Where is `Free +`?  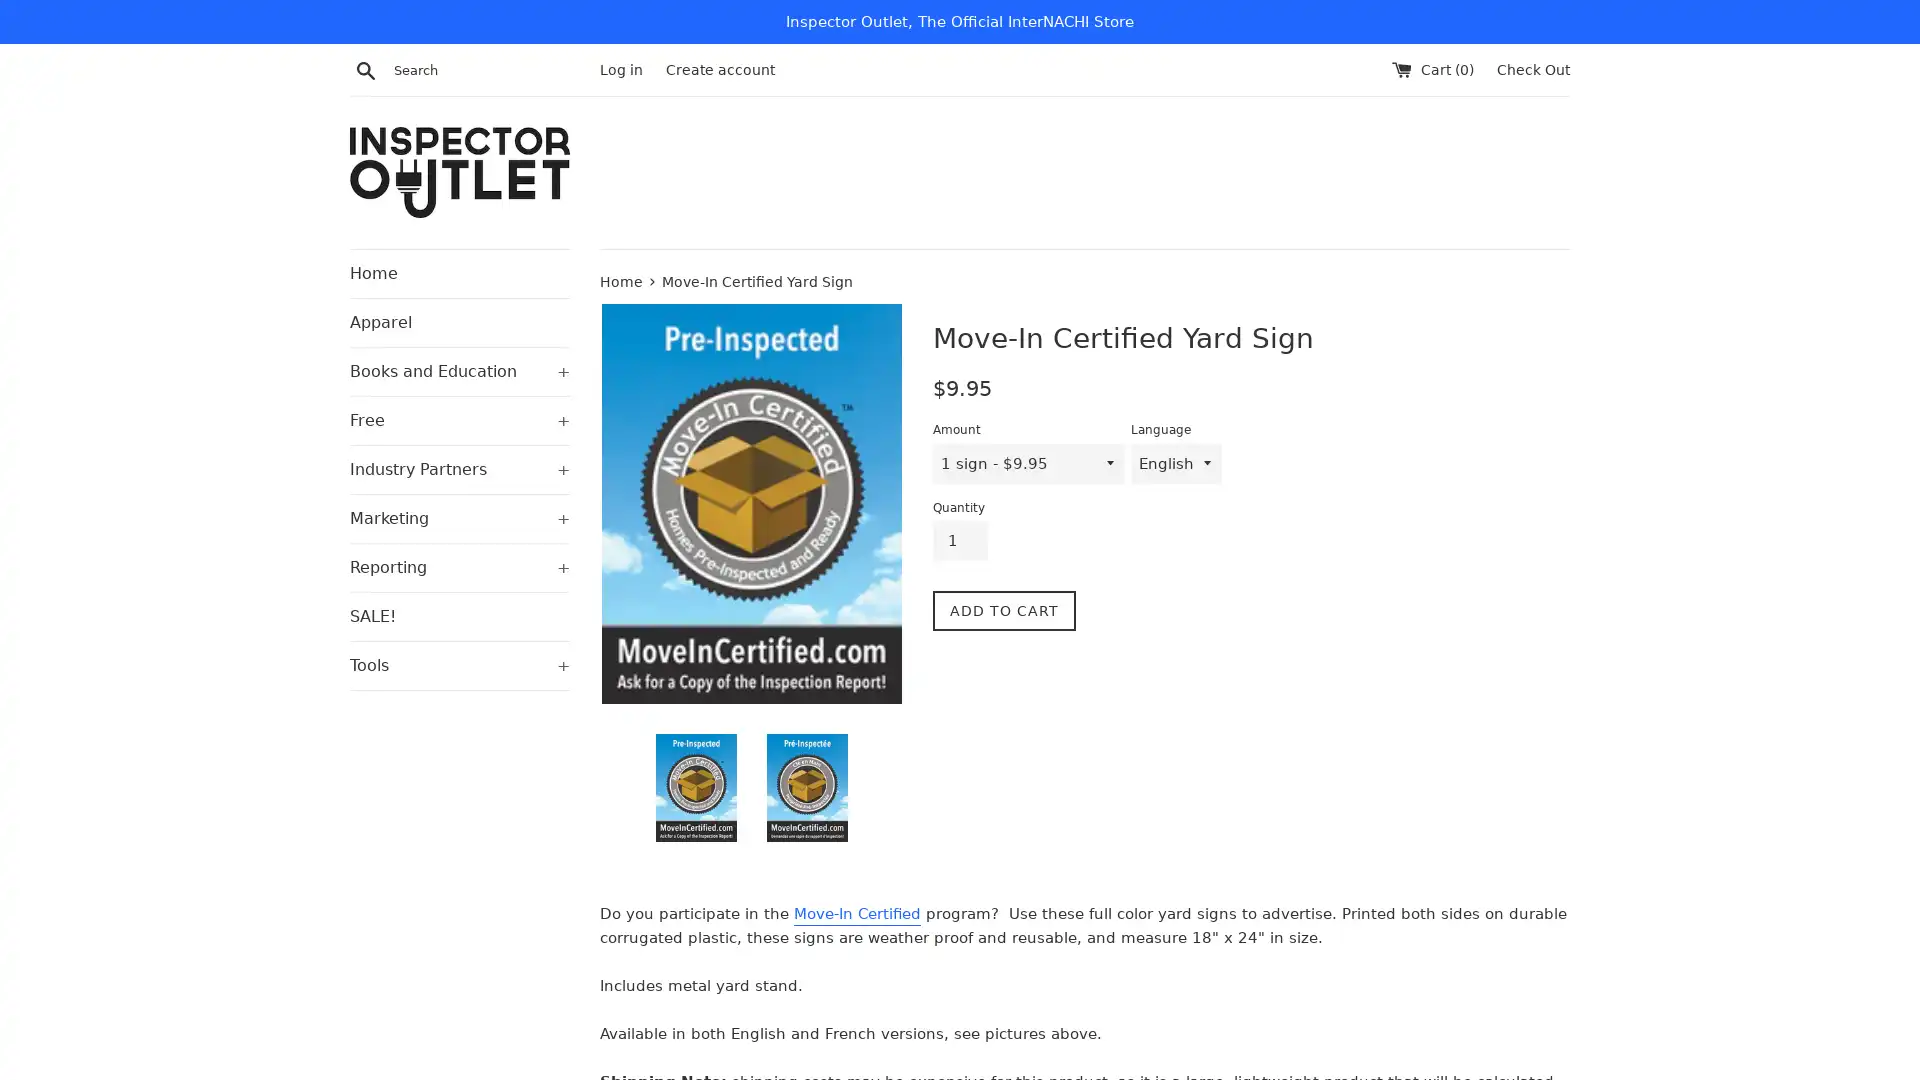 Free + is located at coordinates (459, 419).